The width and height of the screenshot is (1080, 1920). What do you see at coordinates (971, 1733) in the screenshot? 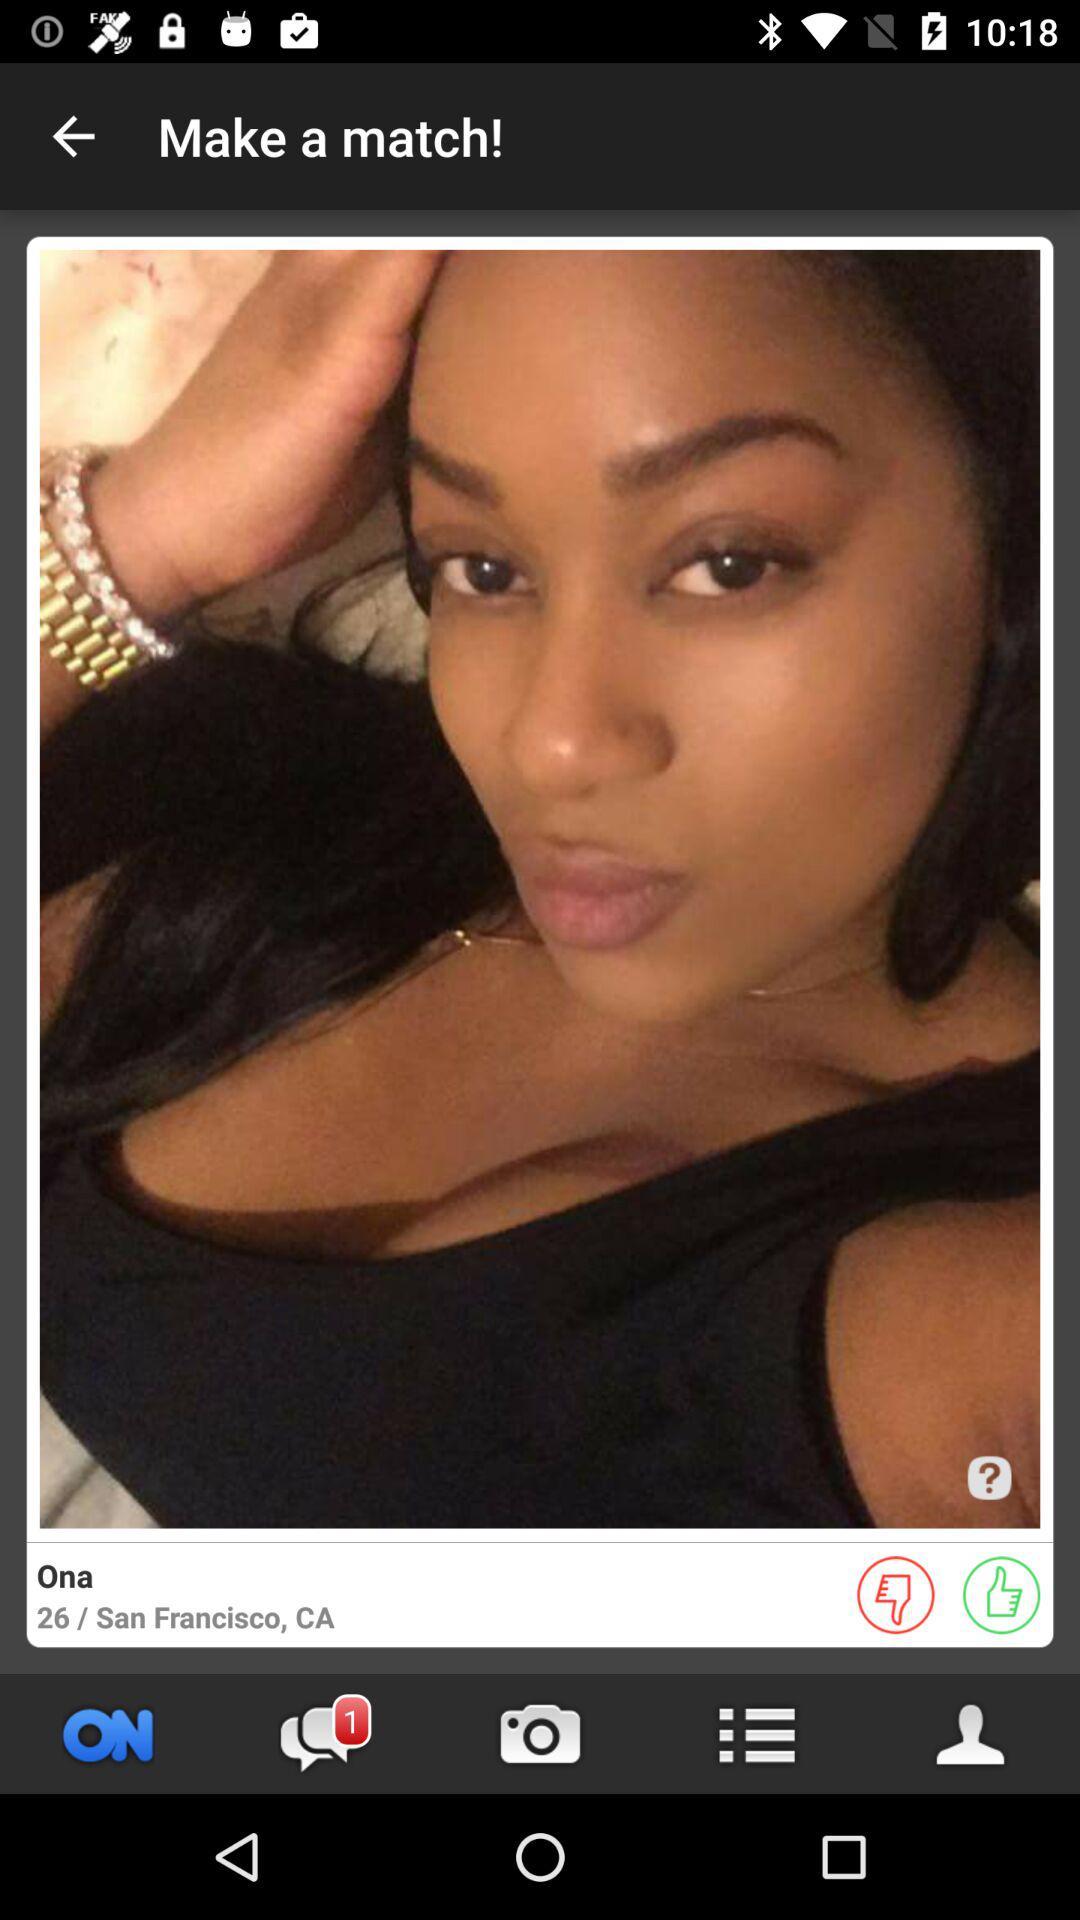
I see `the avatar icon` at bounding box center [971, 1733].